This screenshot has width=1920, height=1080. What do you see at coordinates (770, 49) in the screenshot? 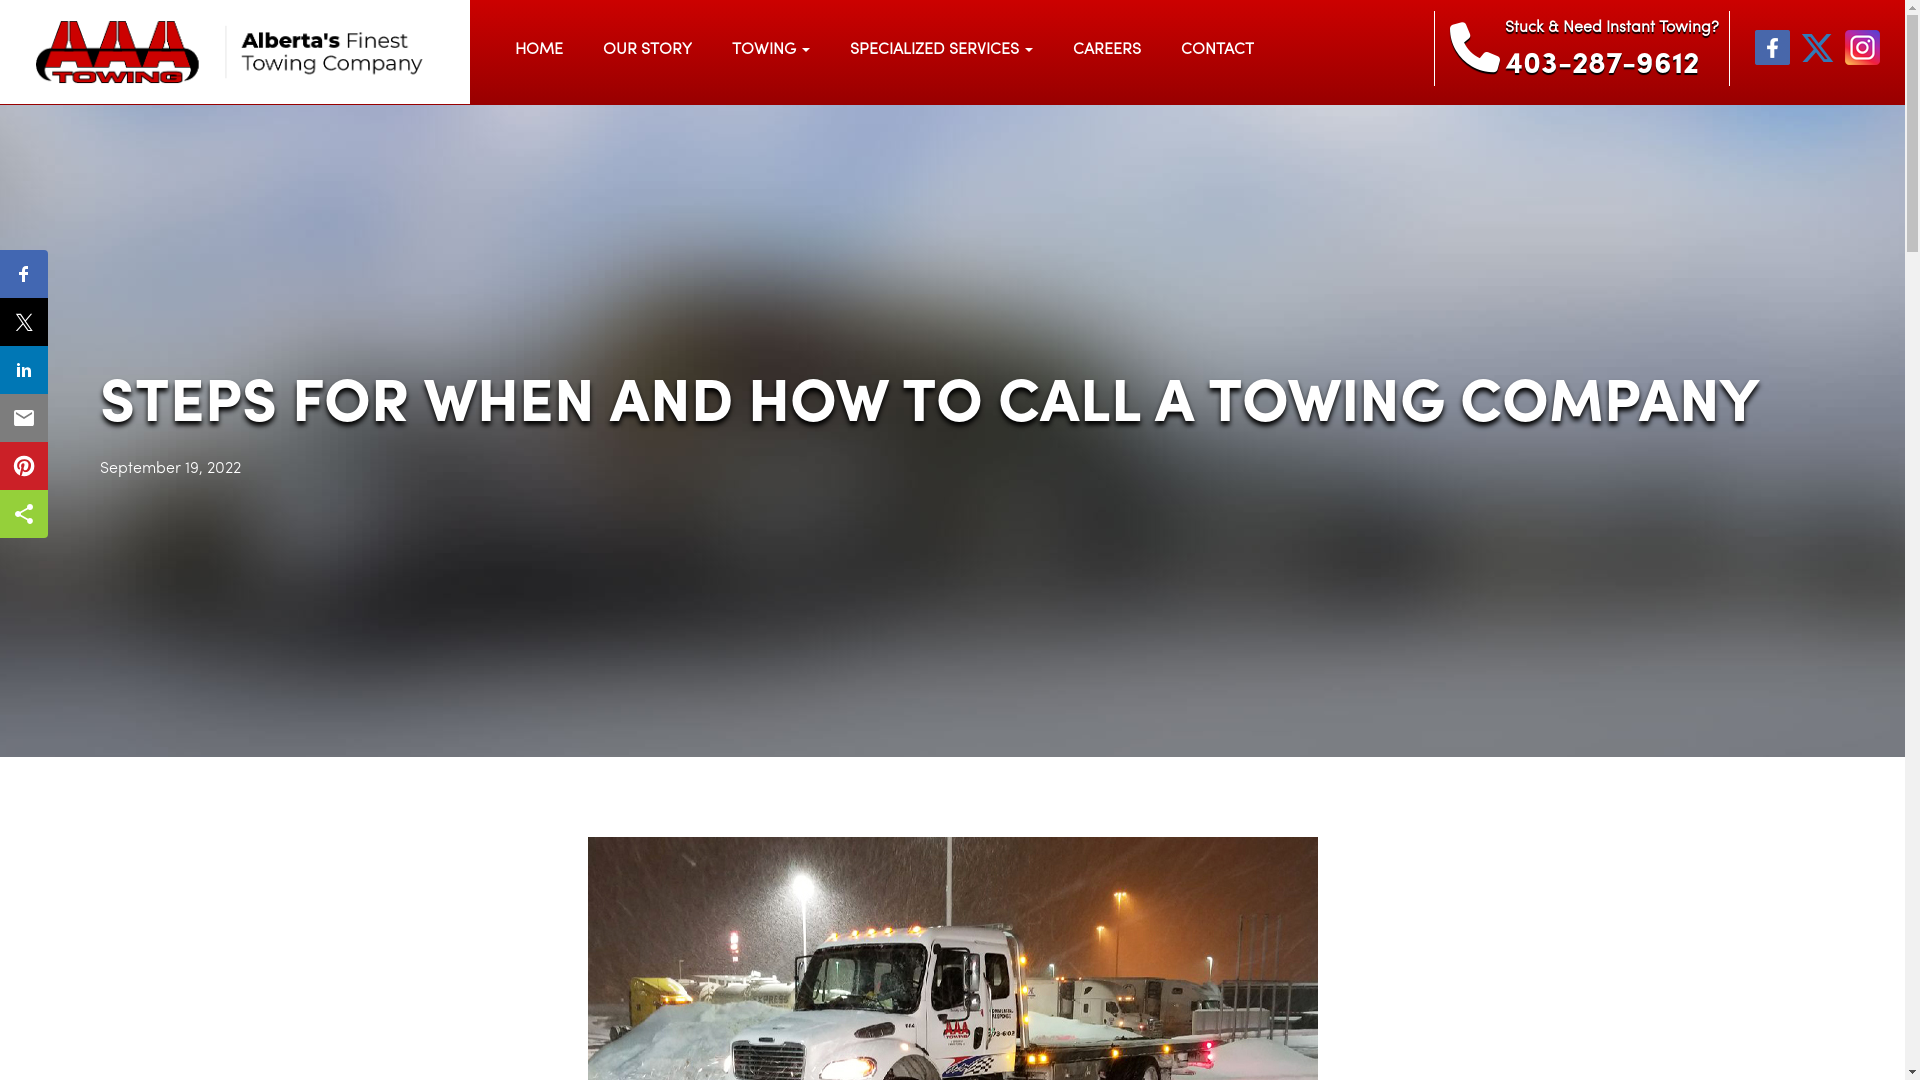
I see `'TOWING'` at bounding box center [770, 49].